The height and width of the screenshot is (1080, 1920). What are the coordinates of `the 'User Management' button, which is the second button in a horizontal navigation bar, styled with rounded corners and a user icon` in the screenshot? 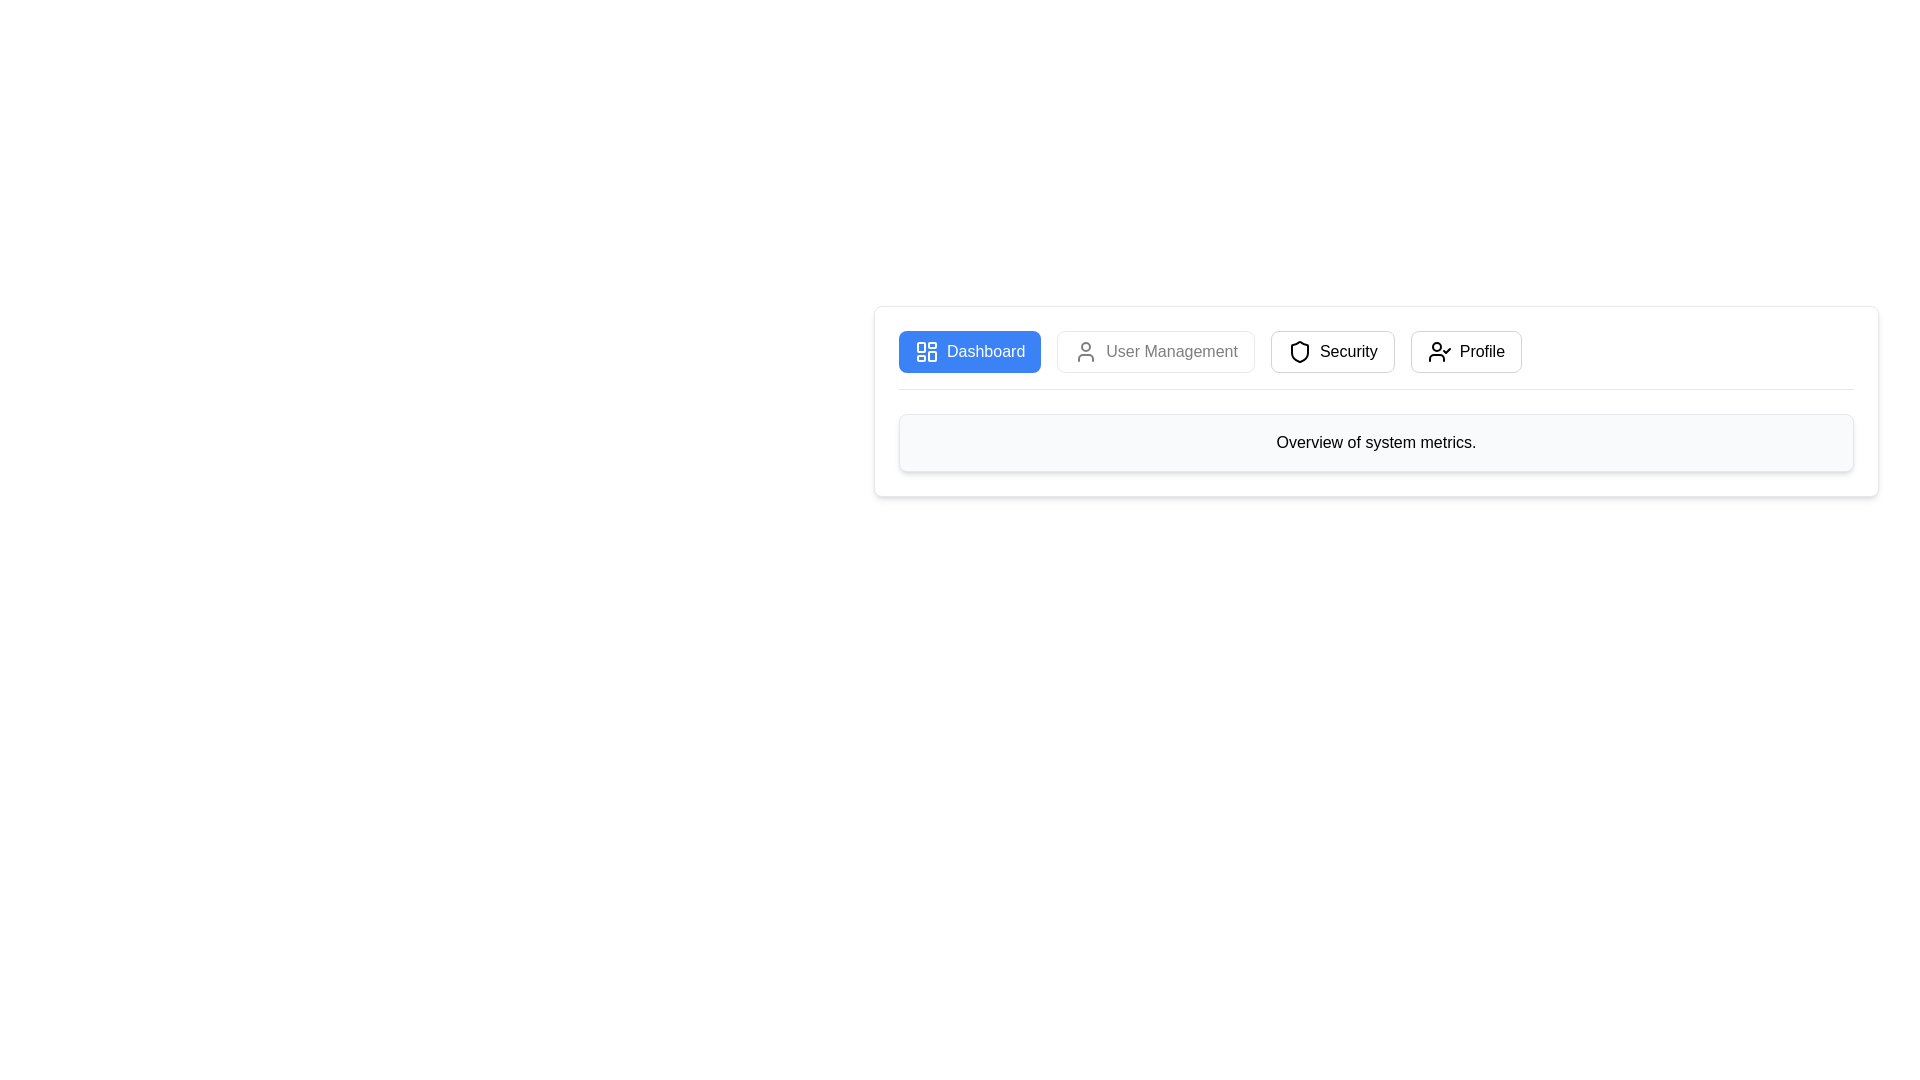 It's located at (1156, 350).